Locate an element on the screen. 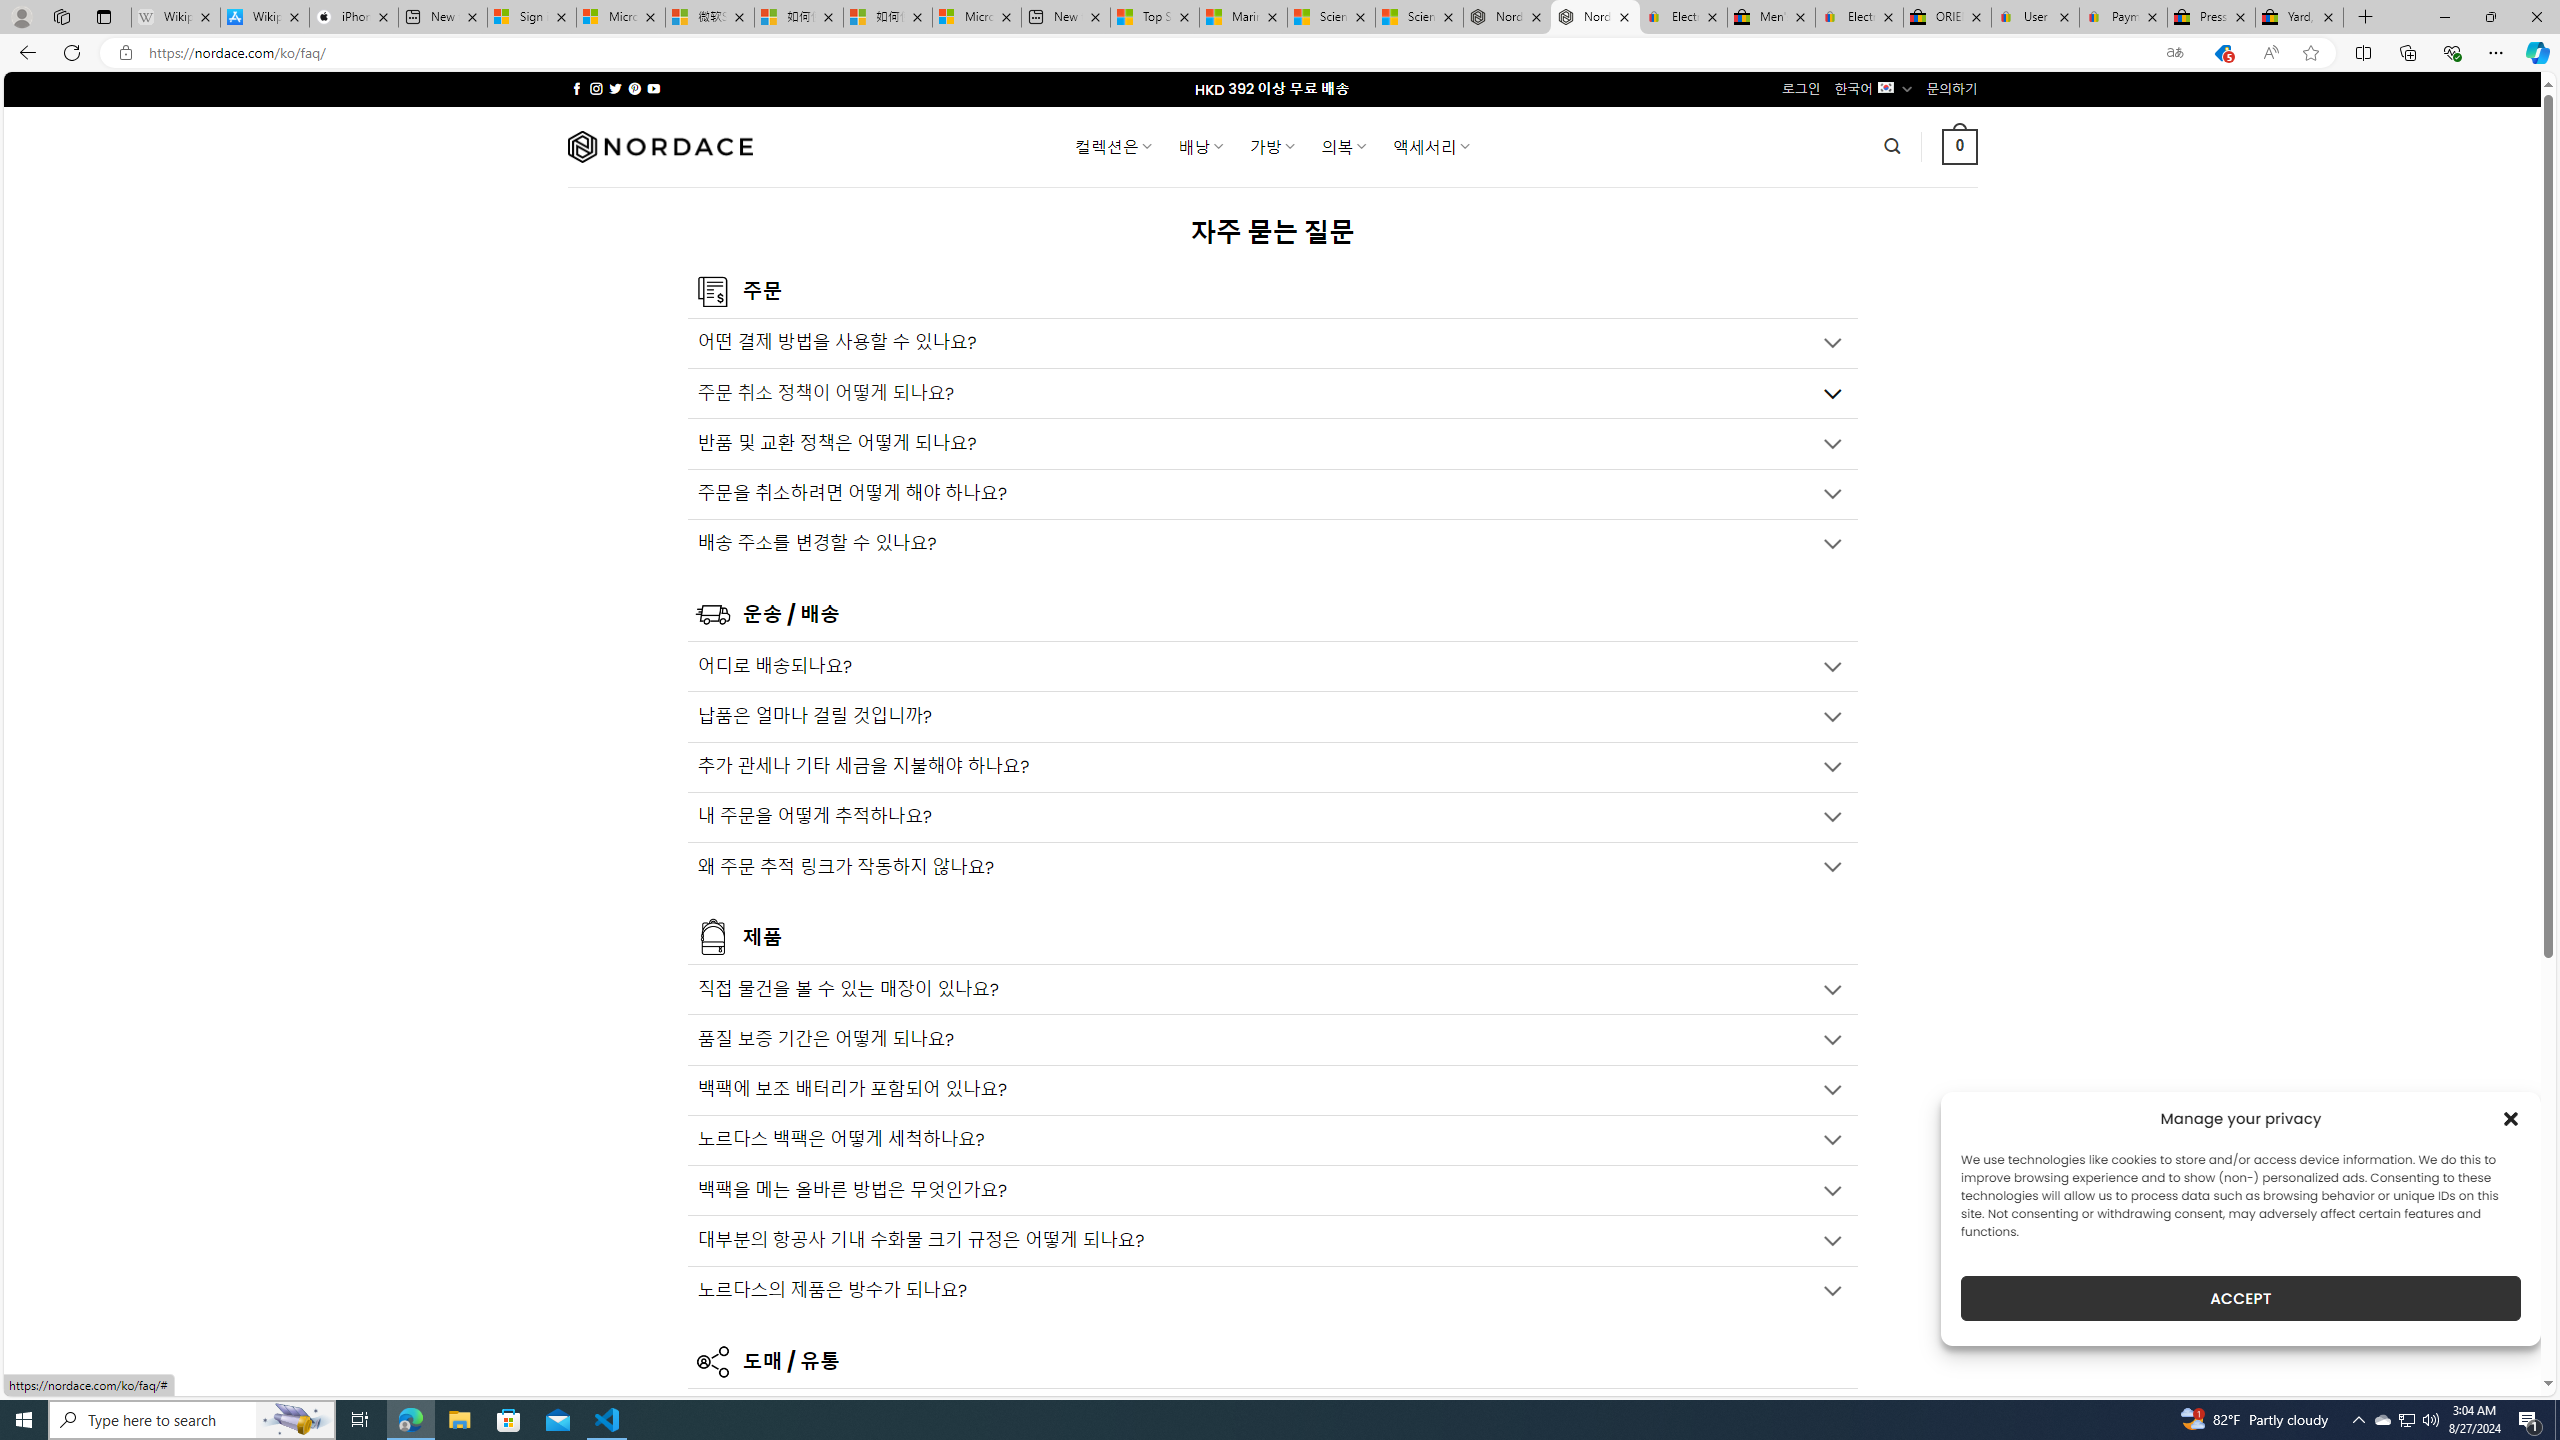 This screenshot has height=1440, width=2560. 'Microsoft account | Account Checkup' is located at coordinates (975, 16).